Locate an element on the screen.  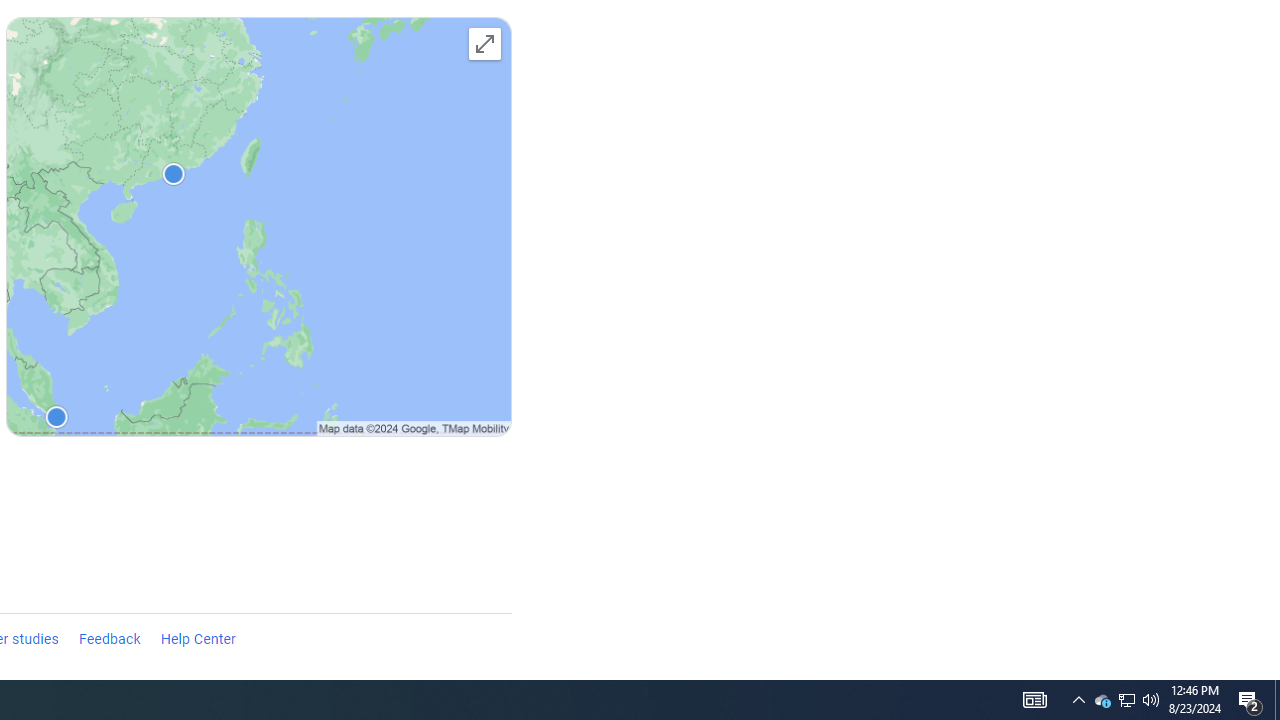
'Explore destinations' is located at coordinates (257, 229).